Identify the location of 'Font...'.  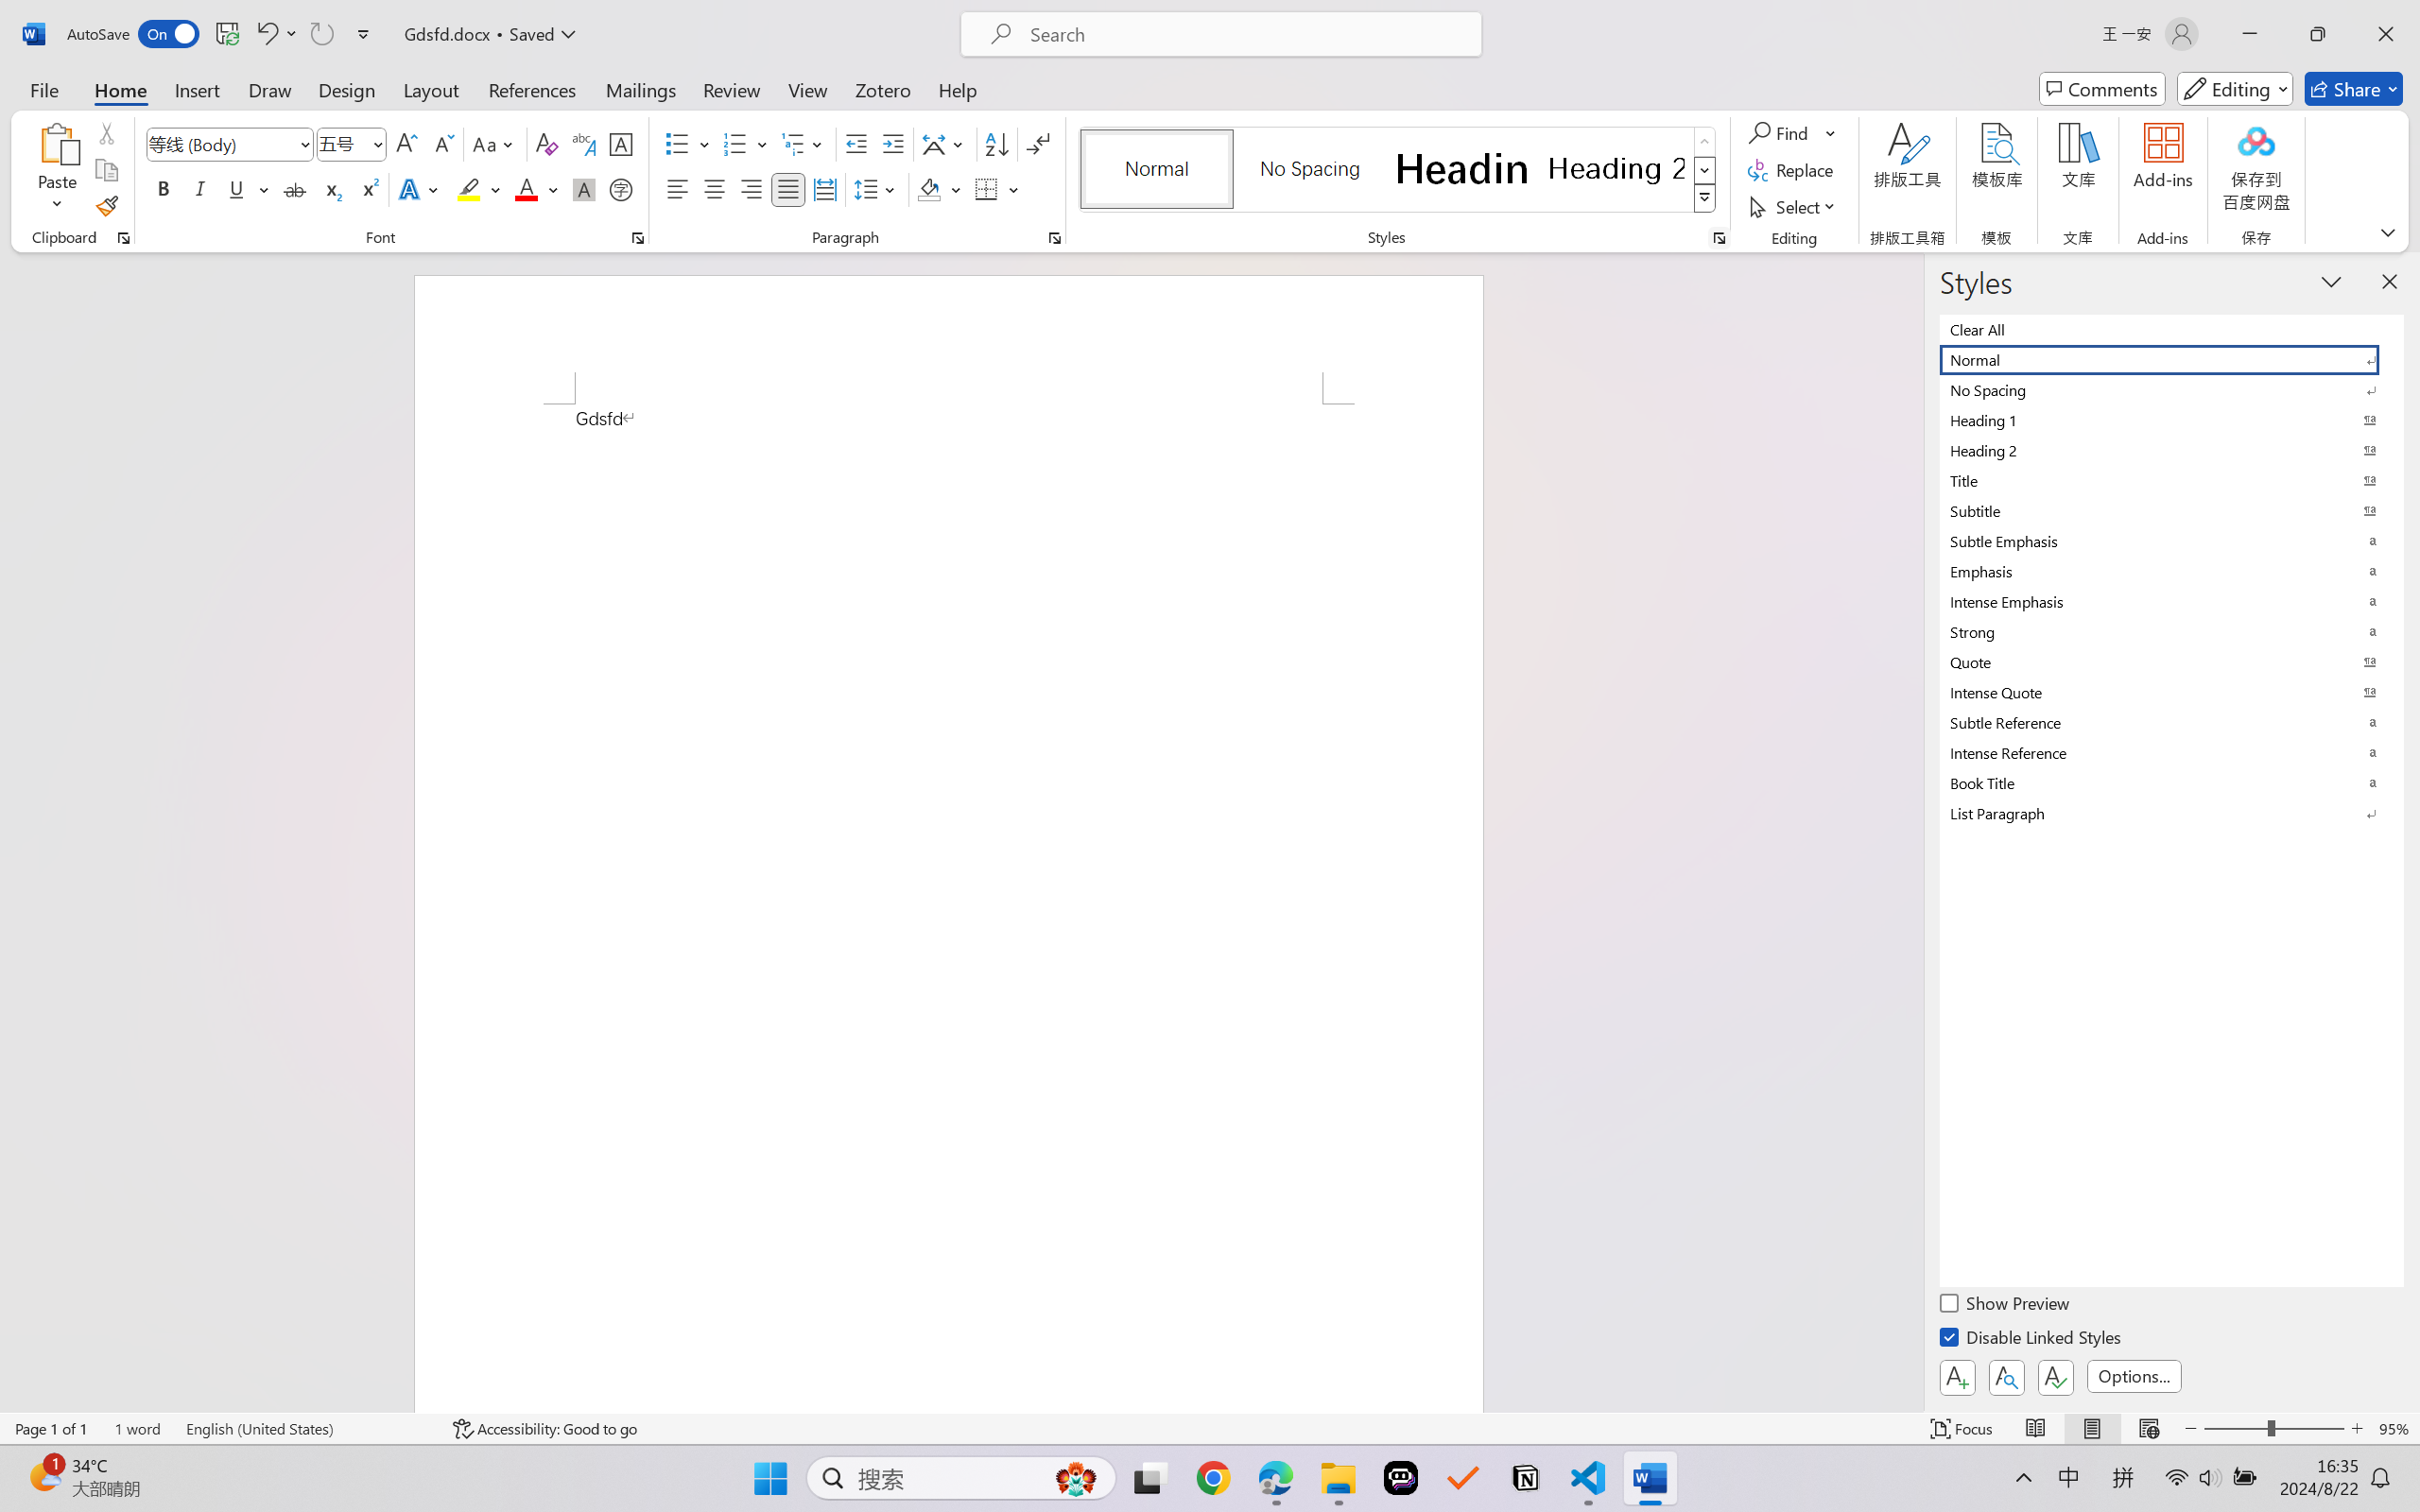
(637, 237).